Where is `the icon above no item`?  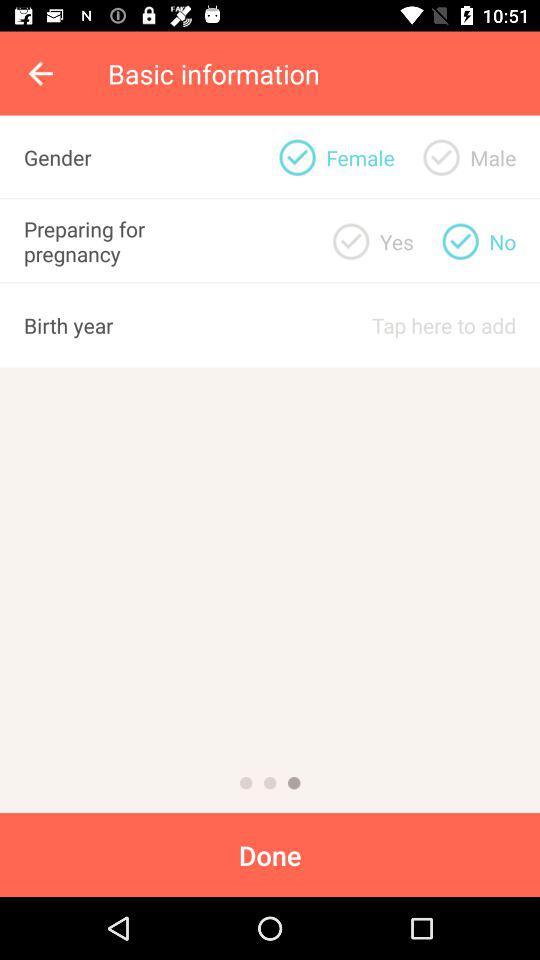 the icon above no item is located at coordinates (492, 156).